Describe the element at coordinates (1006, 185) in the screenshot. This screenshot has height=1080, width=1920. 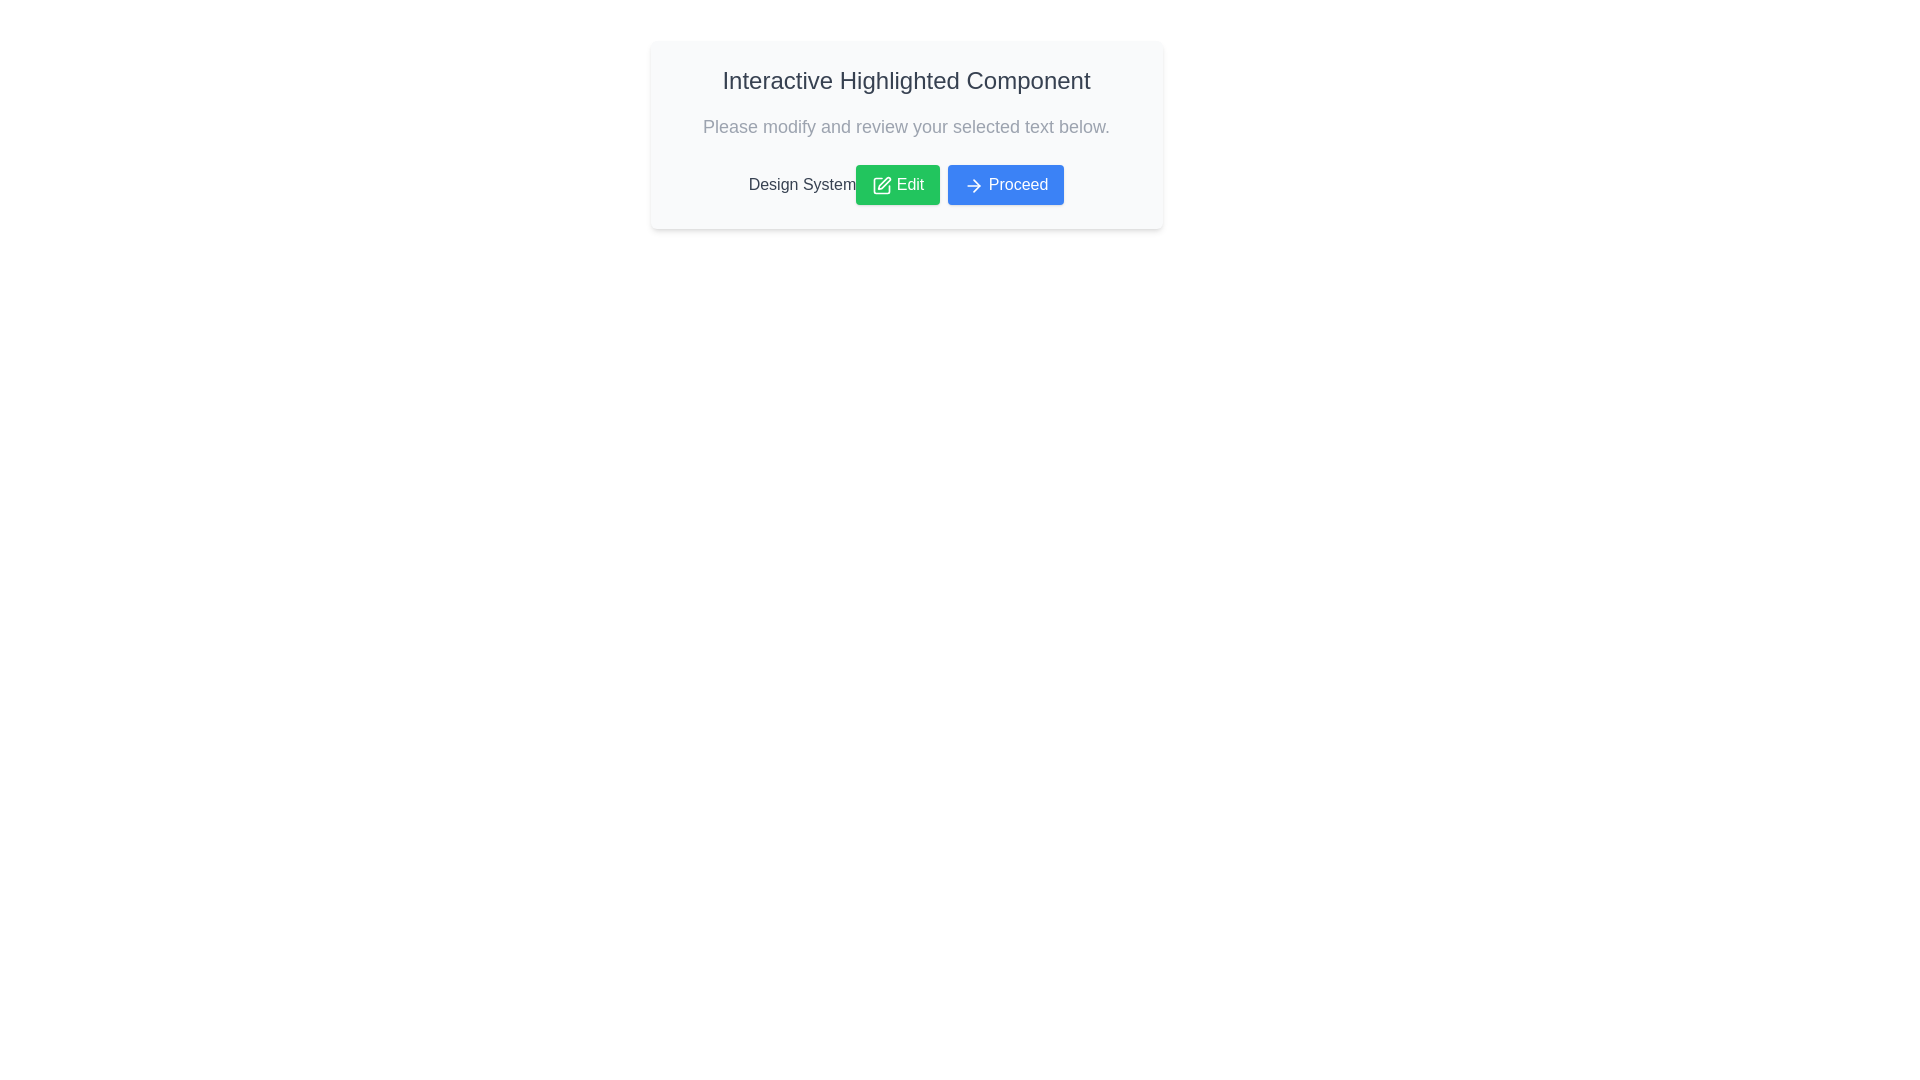
I see `the 'Proceed' button, which is the last interactive element under the title 'Interactive Highlighted Component'` at that location.